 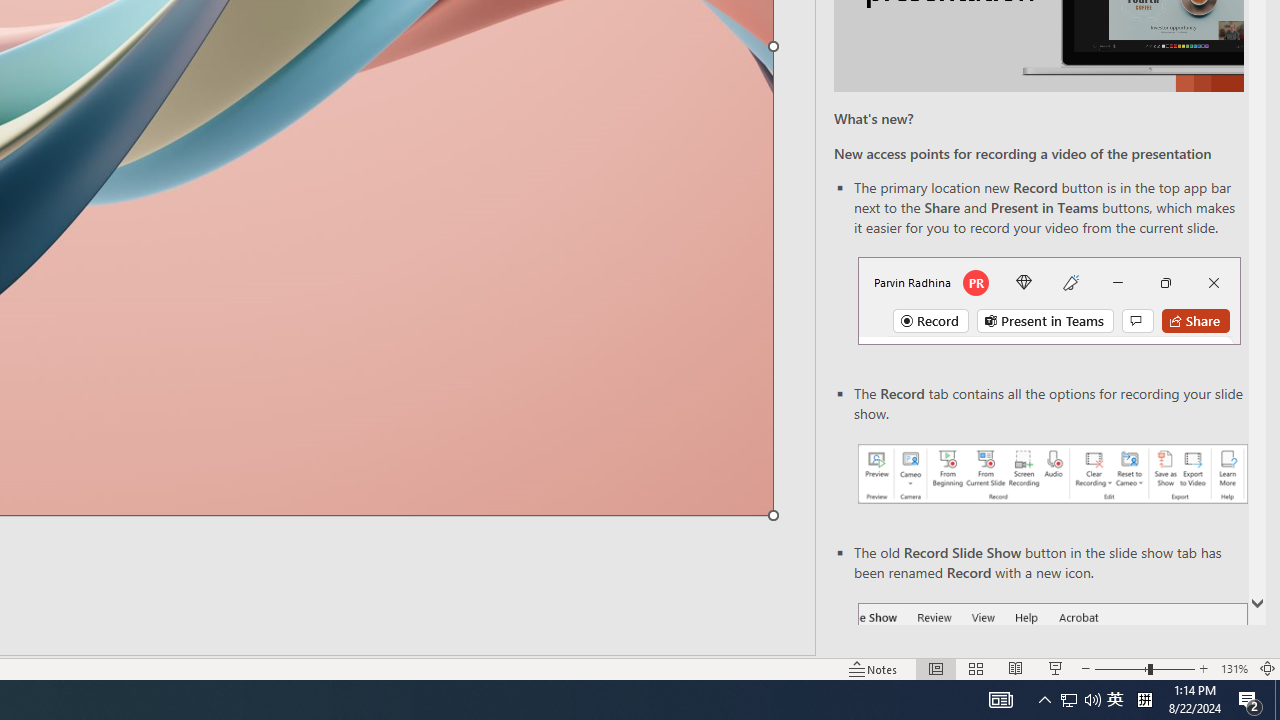 What do you see at coordinates (1121, 669) in the screenshot?
I see `'Zoom Out'` at bounding box center [1121, 669].